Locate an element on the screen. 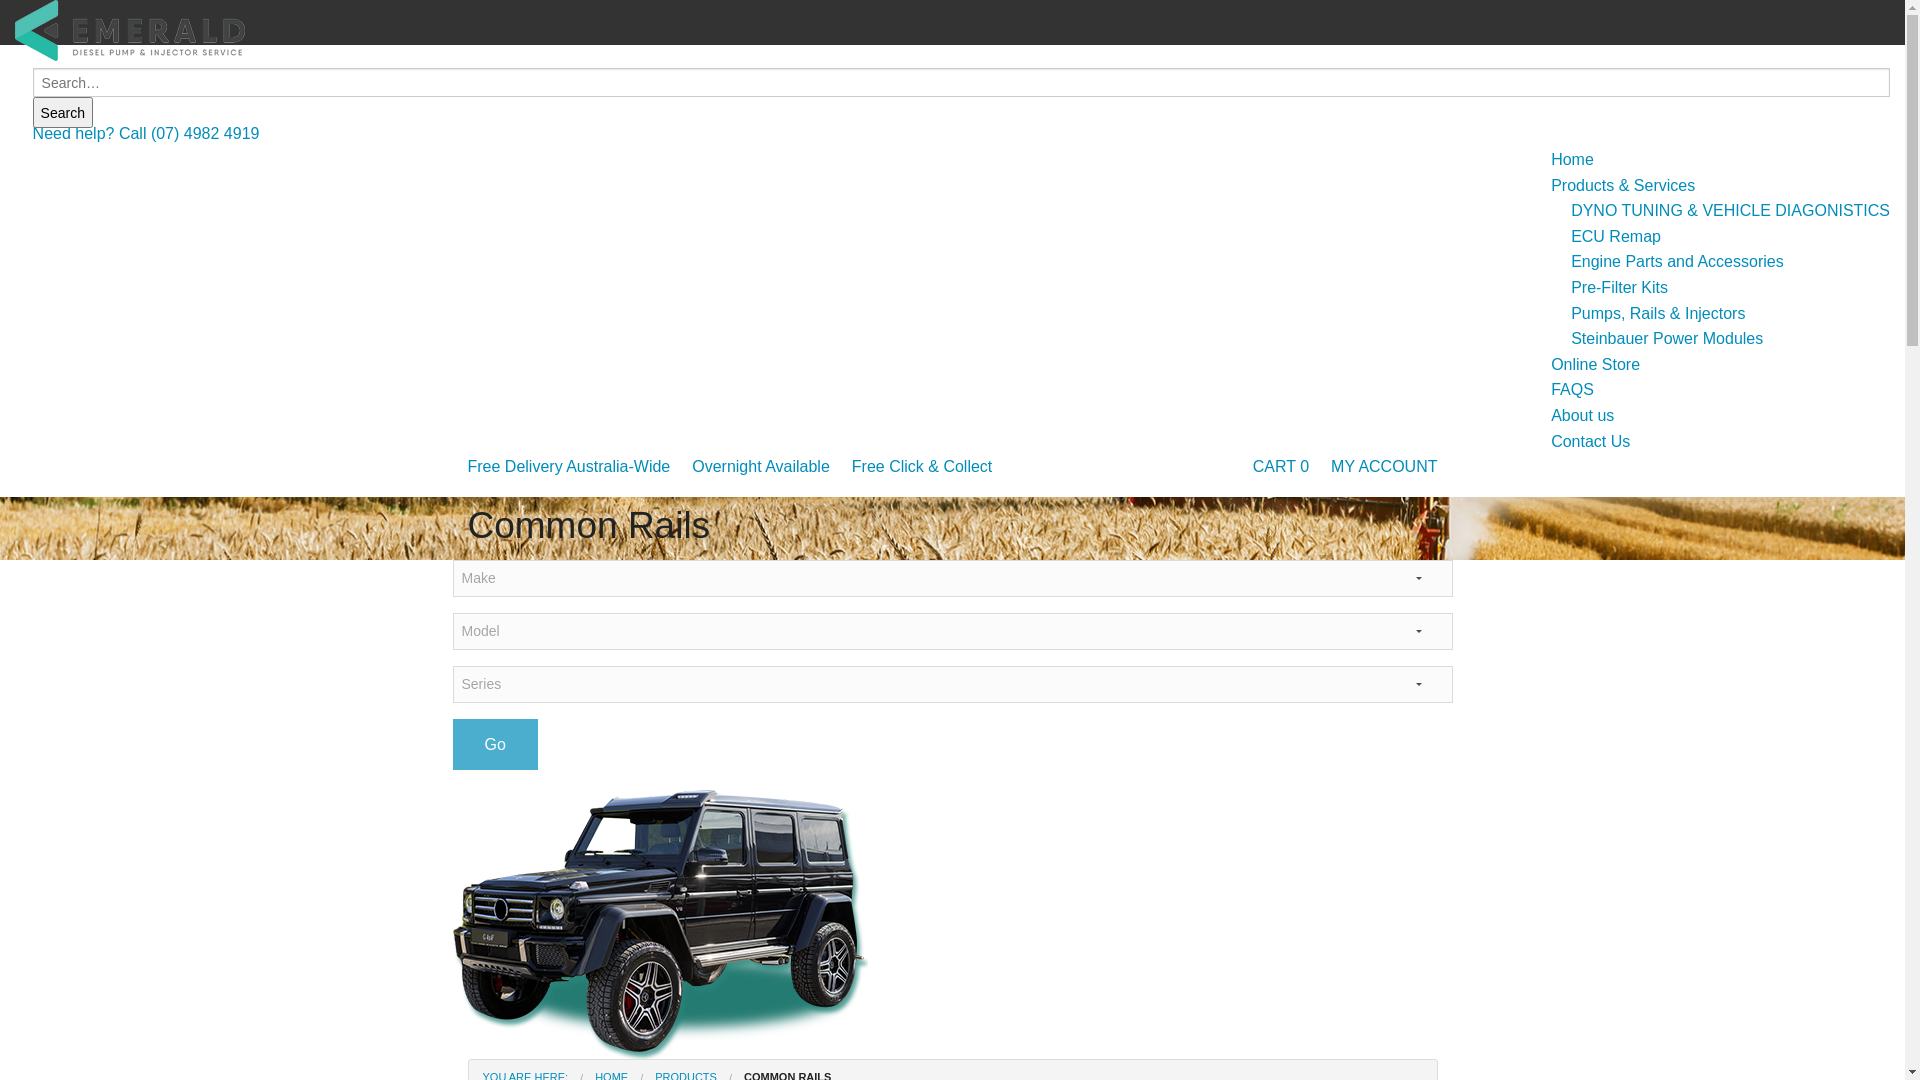 This screenshot has width=1920, height=1080. 'Search' is located at coordinates (62, 112).